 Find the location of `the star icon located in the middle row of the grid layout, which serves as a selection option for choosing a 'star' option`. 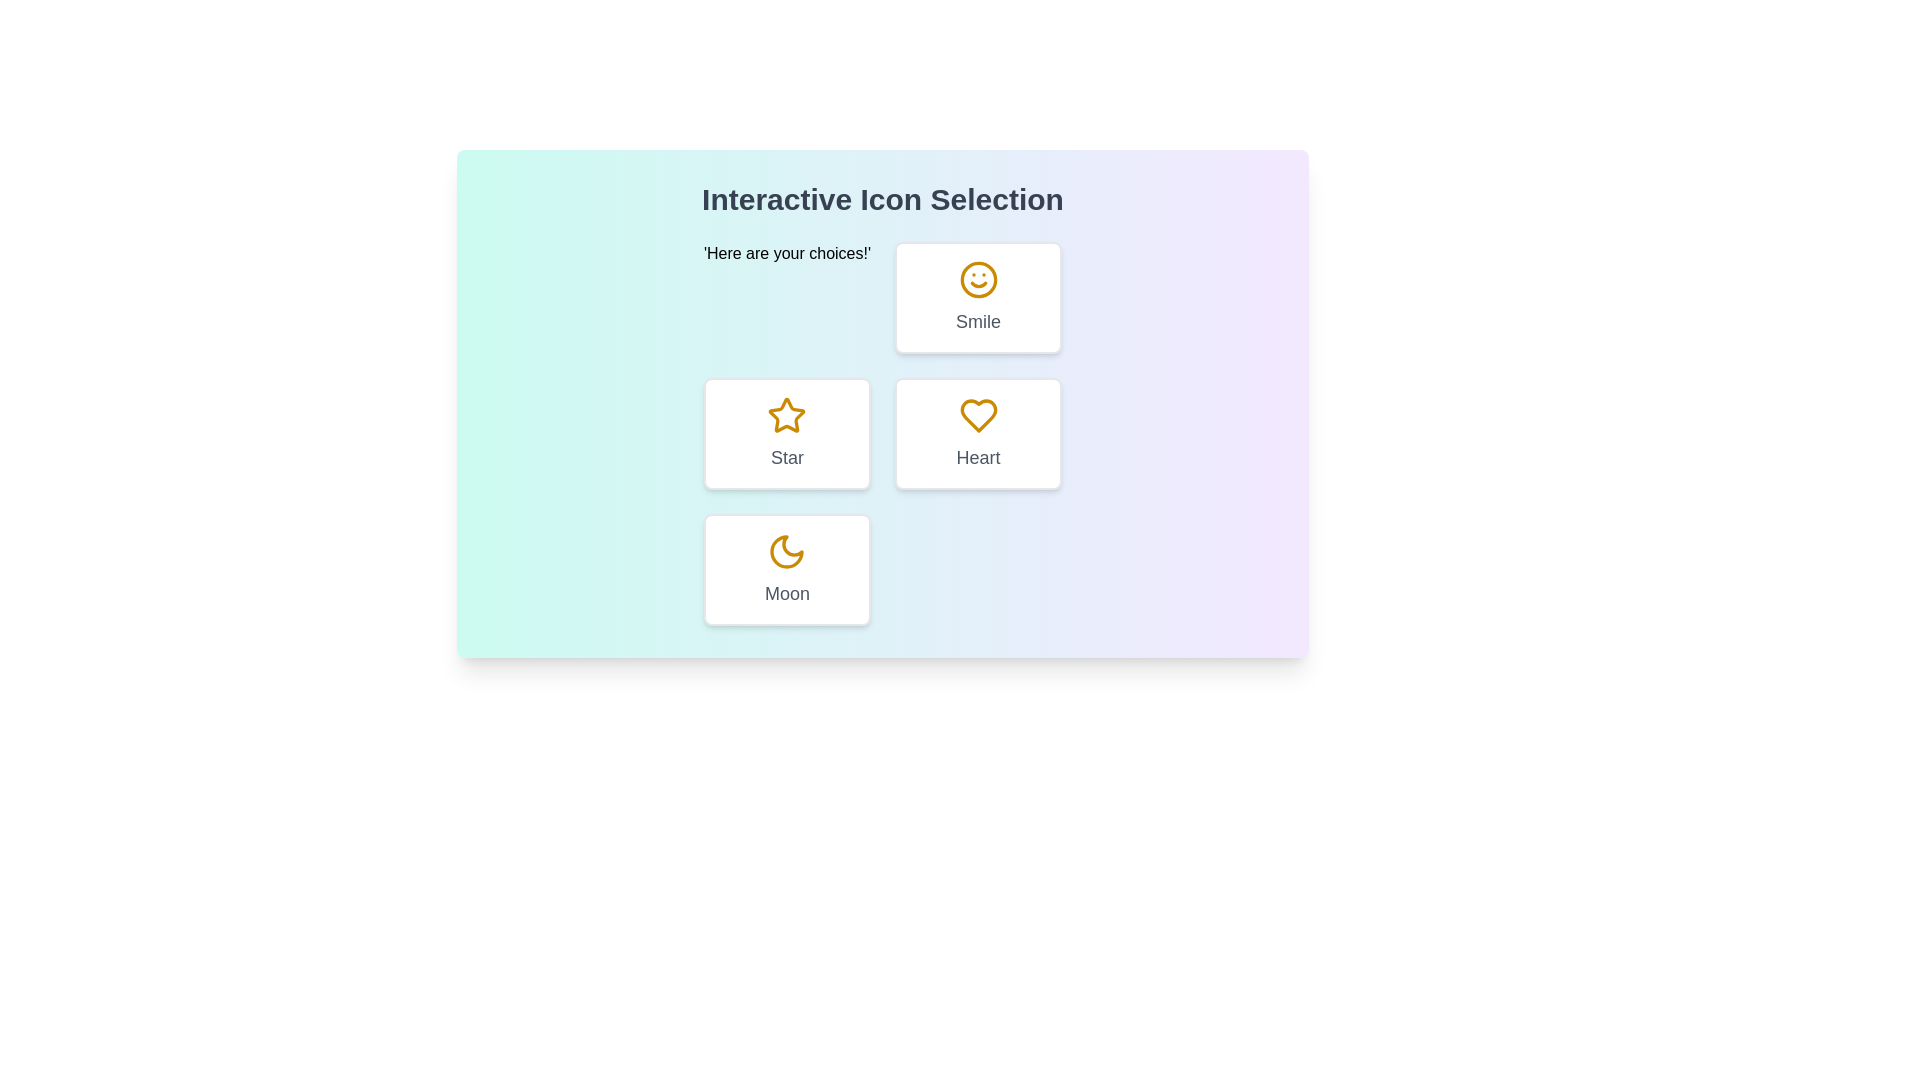

the star icon located in the middle row of the grid layout, which serves as a selection option for choosing a 'star' option is located at coordinates (786, 414).